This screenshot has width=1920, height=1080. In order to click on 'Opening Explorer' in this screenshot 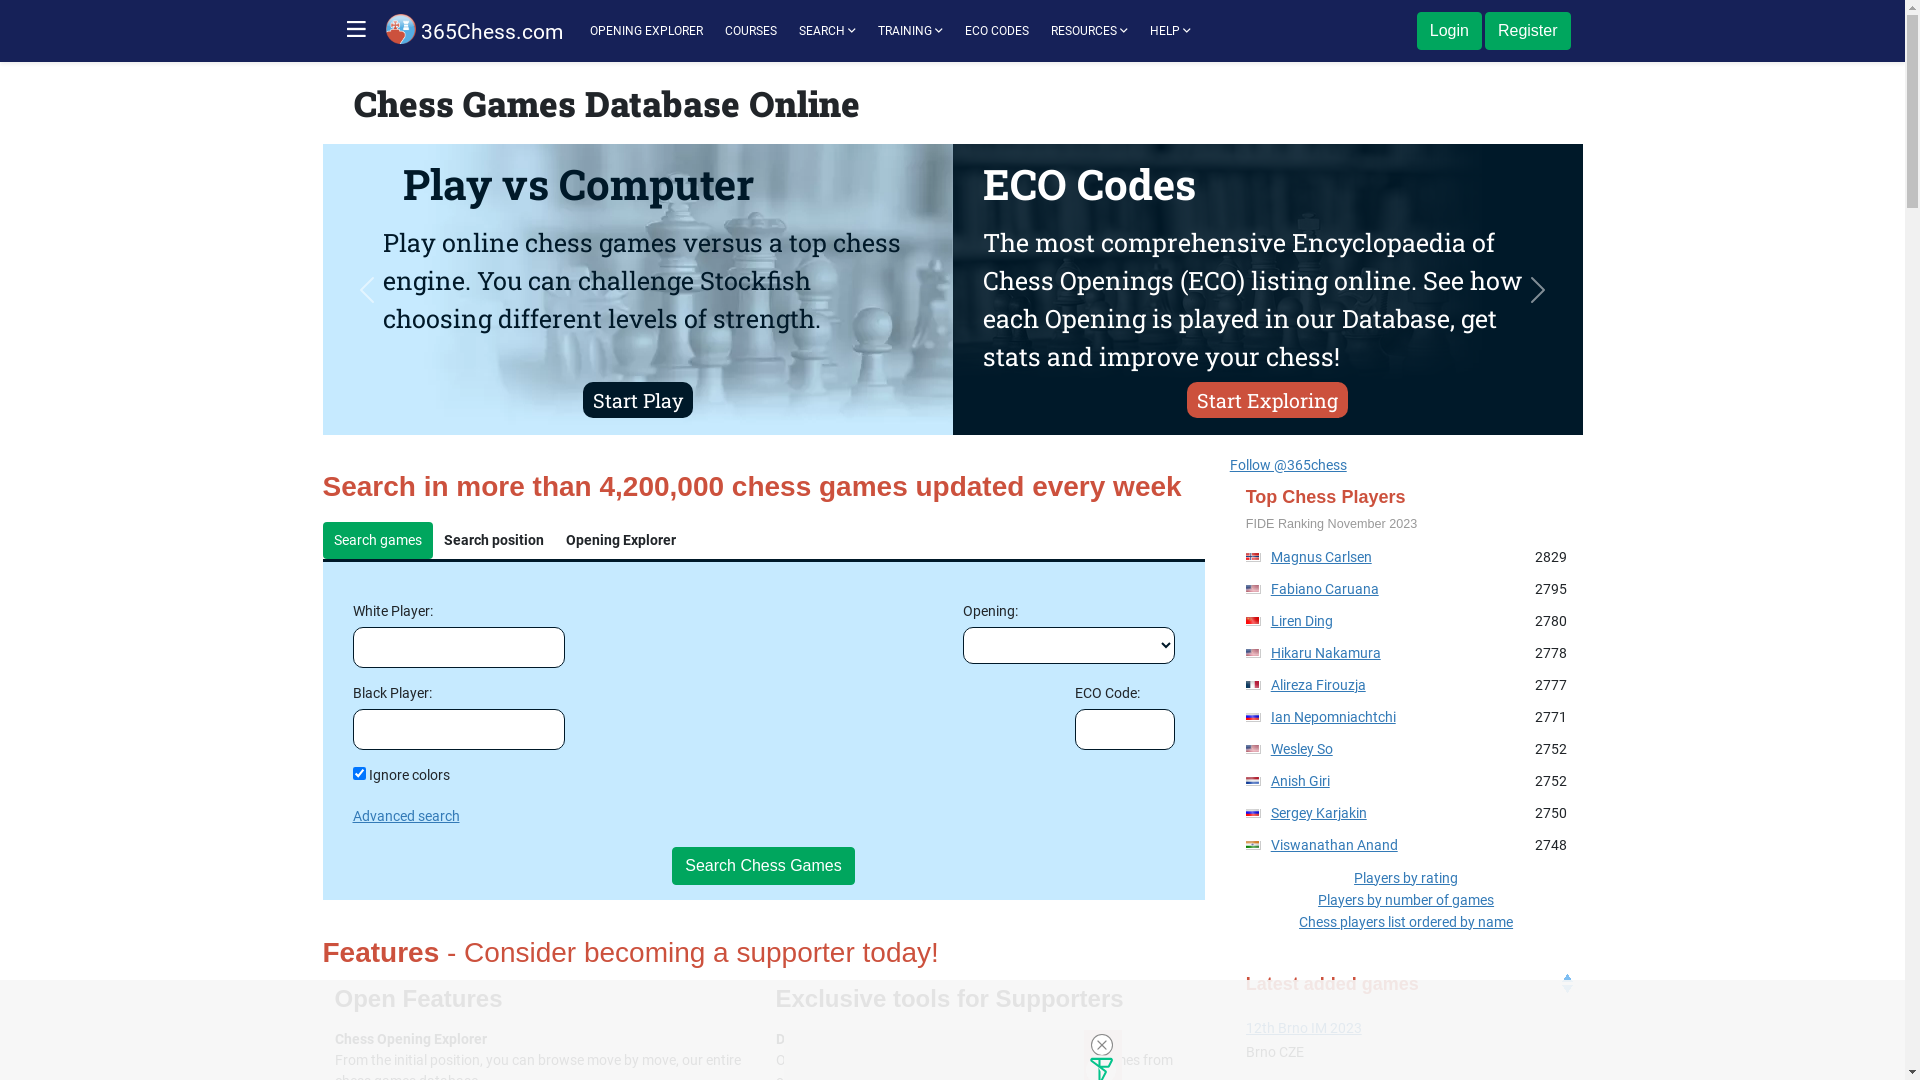, I will do `click(619, 540)`.